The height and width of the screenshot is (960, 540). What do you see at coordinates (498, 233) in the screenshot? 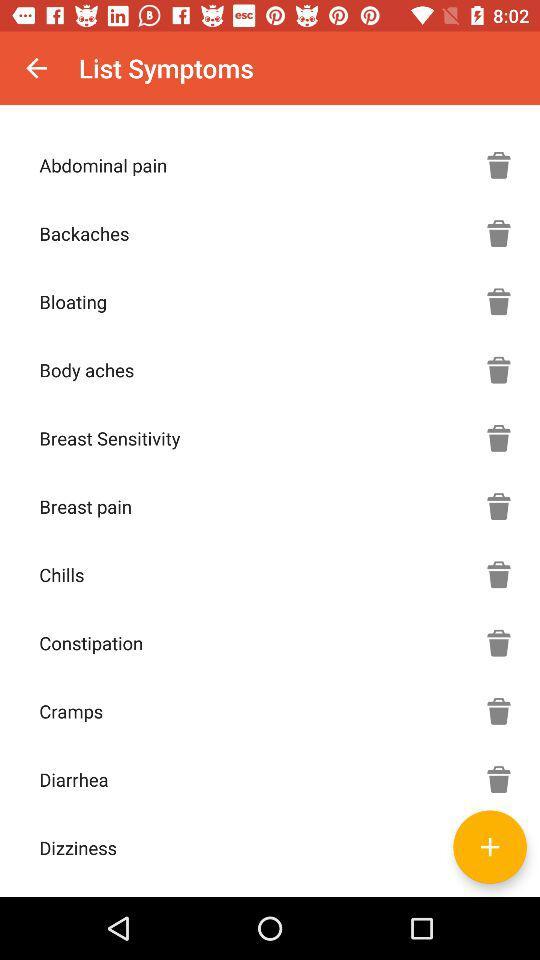
I see `delete` at bounding box center [498, 233].